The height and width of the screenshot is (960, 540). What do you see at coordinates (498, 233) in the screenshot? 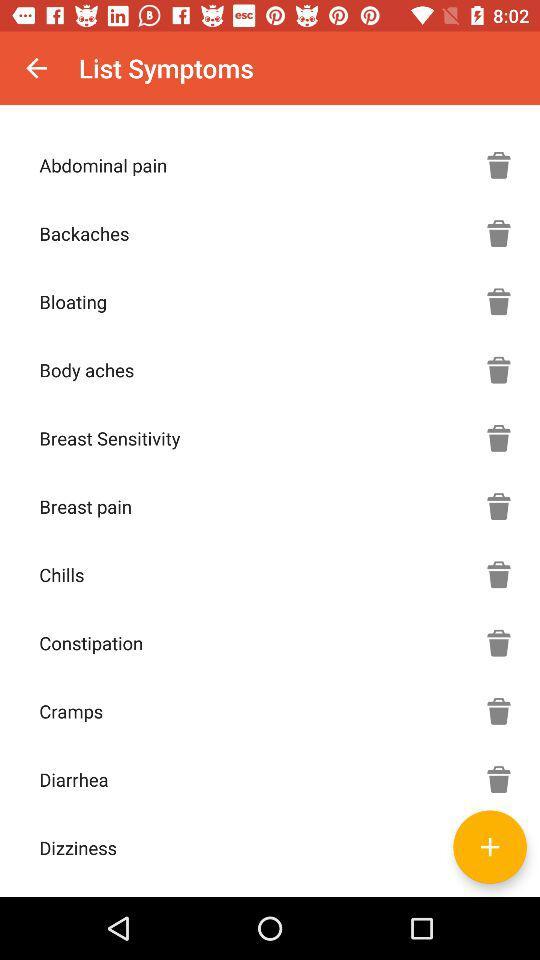
I see `delete` at bounding box center [498, 233].